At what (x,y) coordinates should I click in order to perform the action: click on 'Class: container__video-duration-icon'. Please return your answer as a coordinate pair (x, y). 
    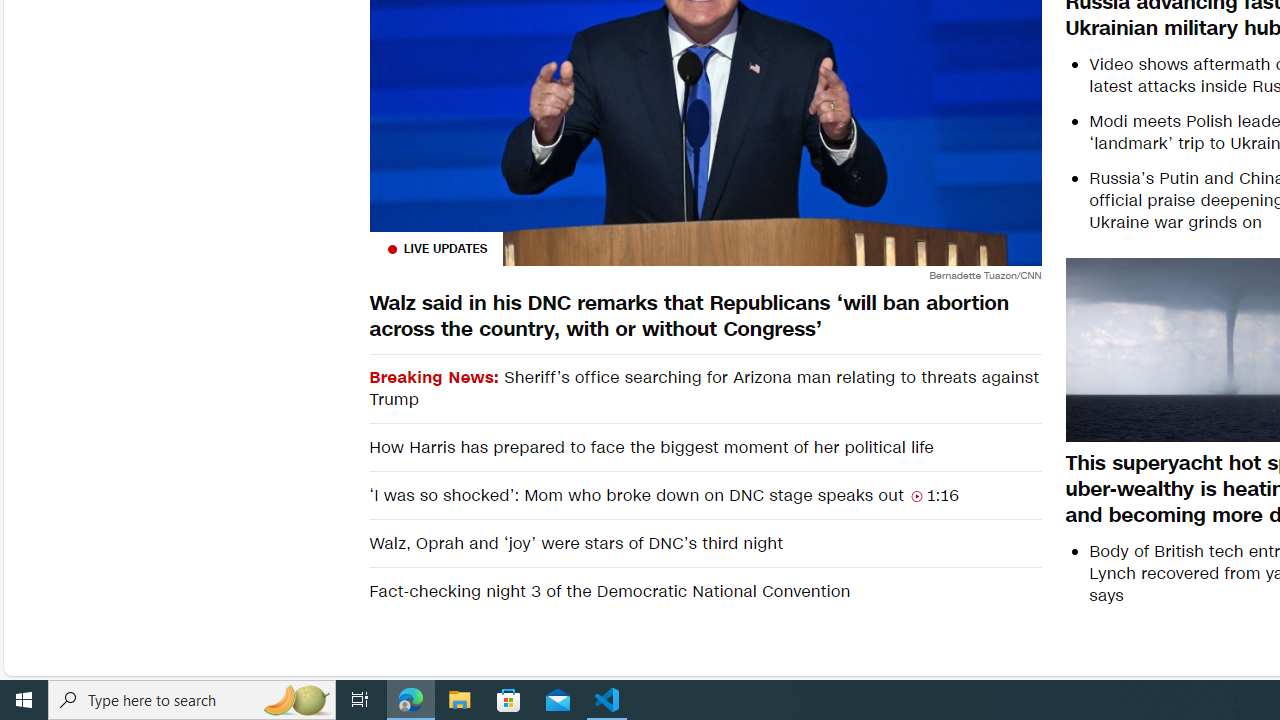
    Looking at the image, I should click on (916, 495).